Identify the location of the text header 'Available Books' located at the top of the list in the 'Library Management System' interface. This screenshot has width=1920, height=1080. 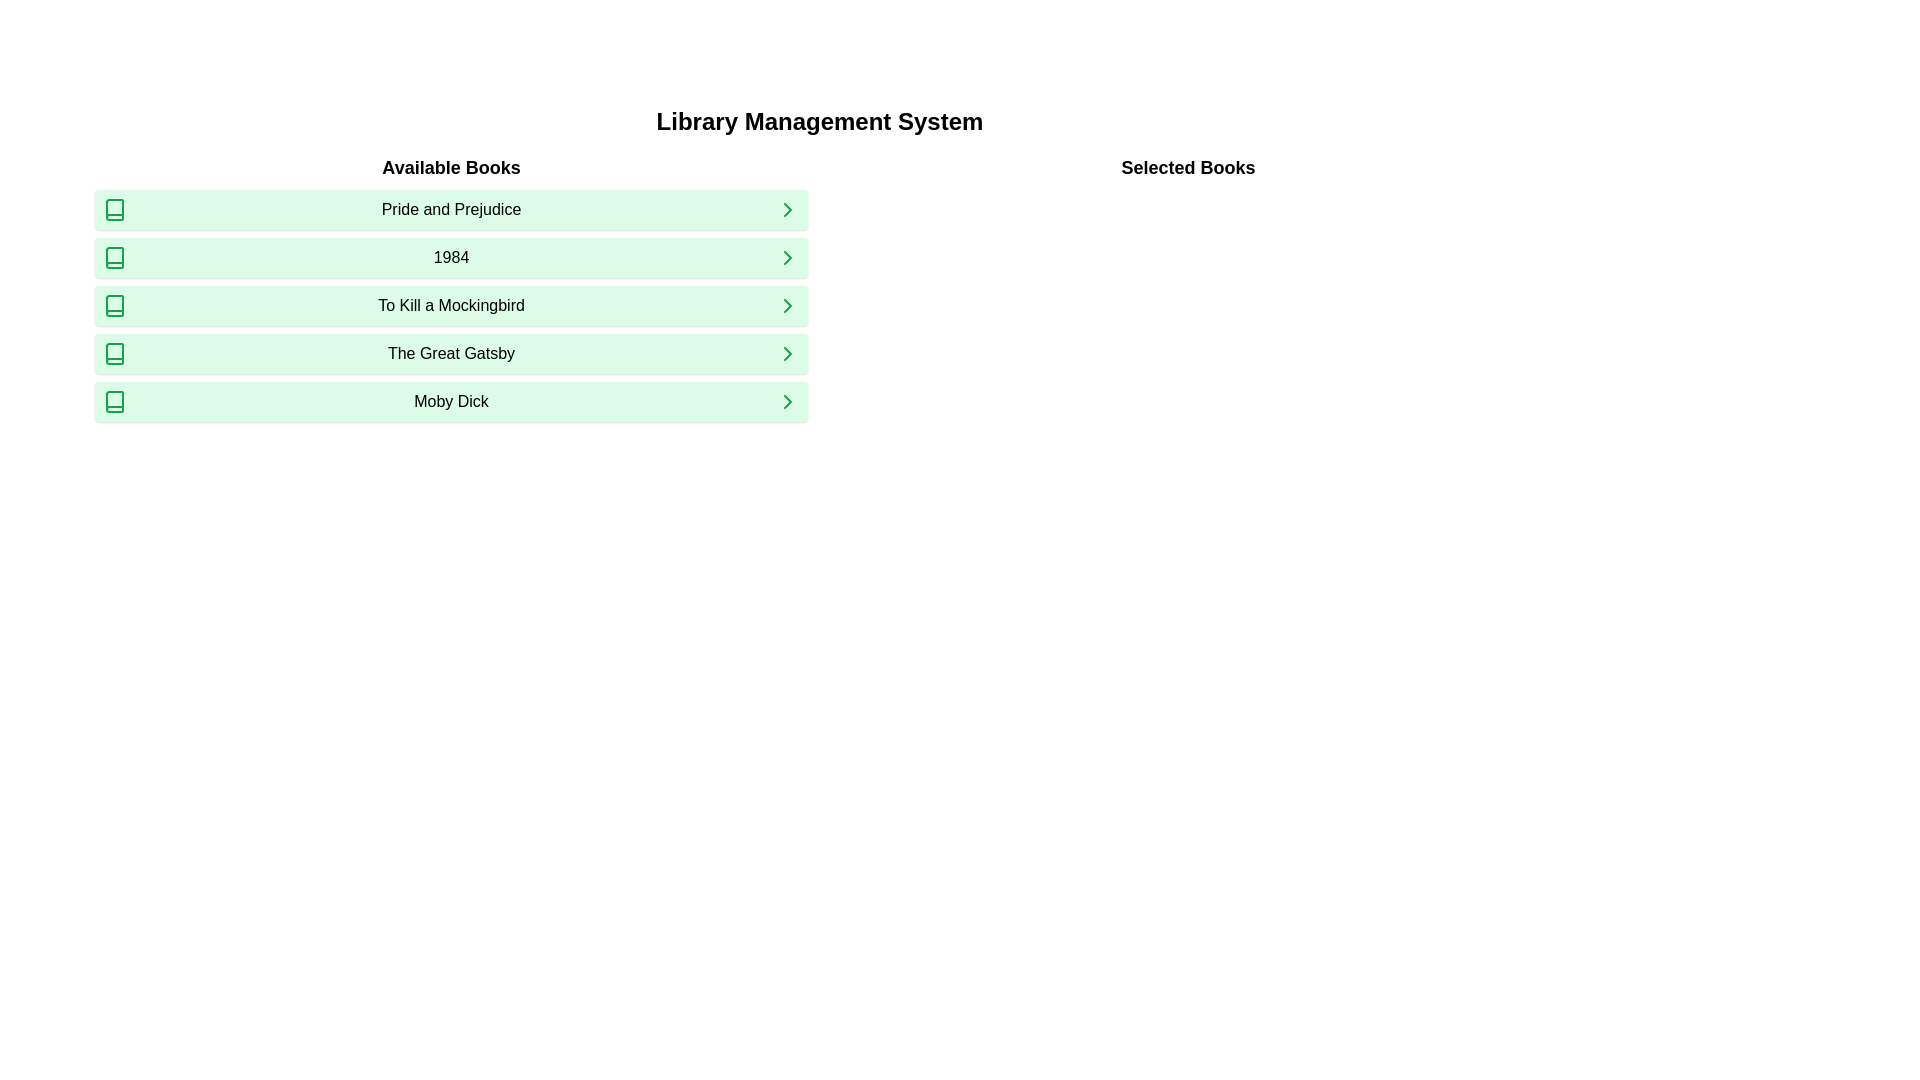
(450, 288).